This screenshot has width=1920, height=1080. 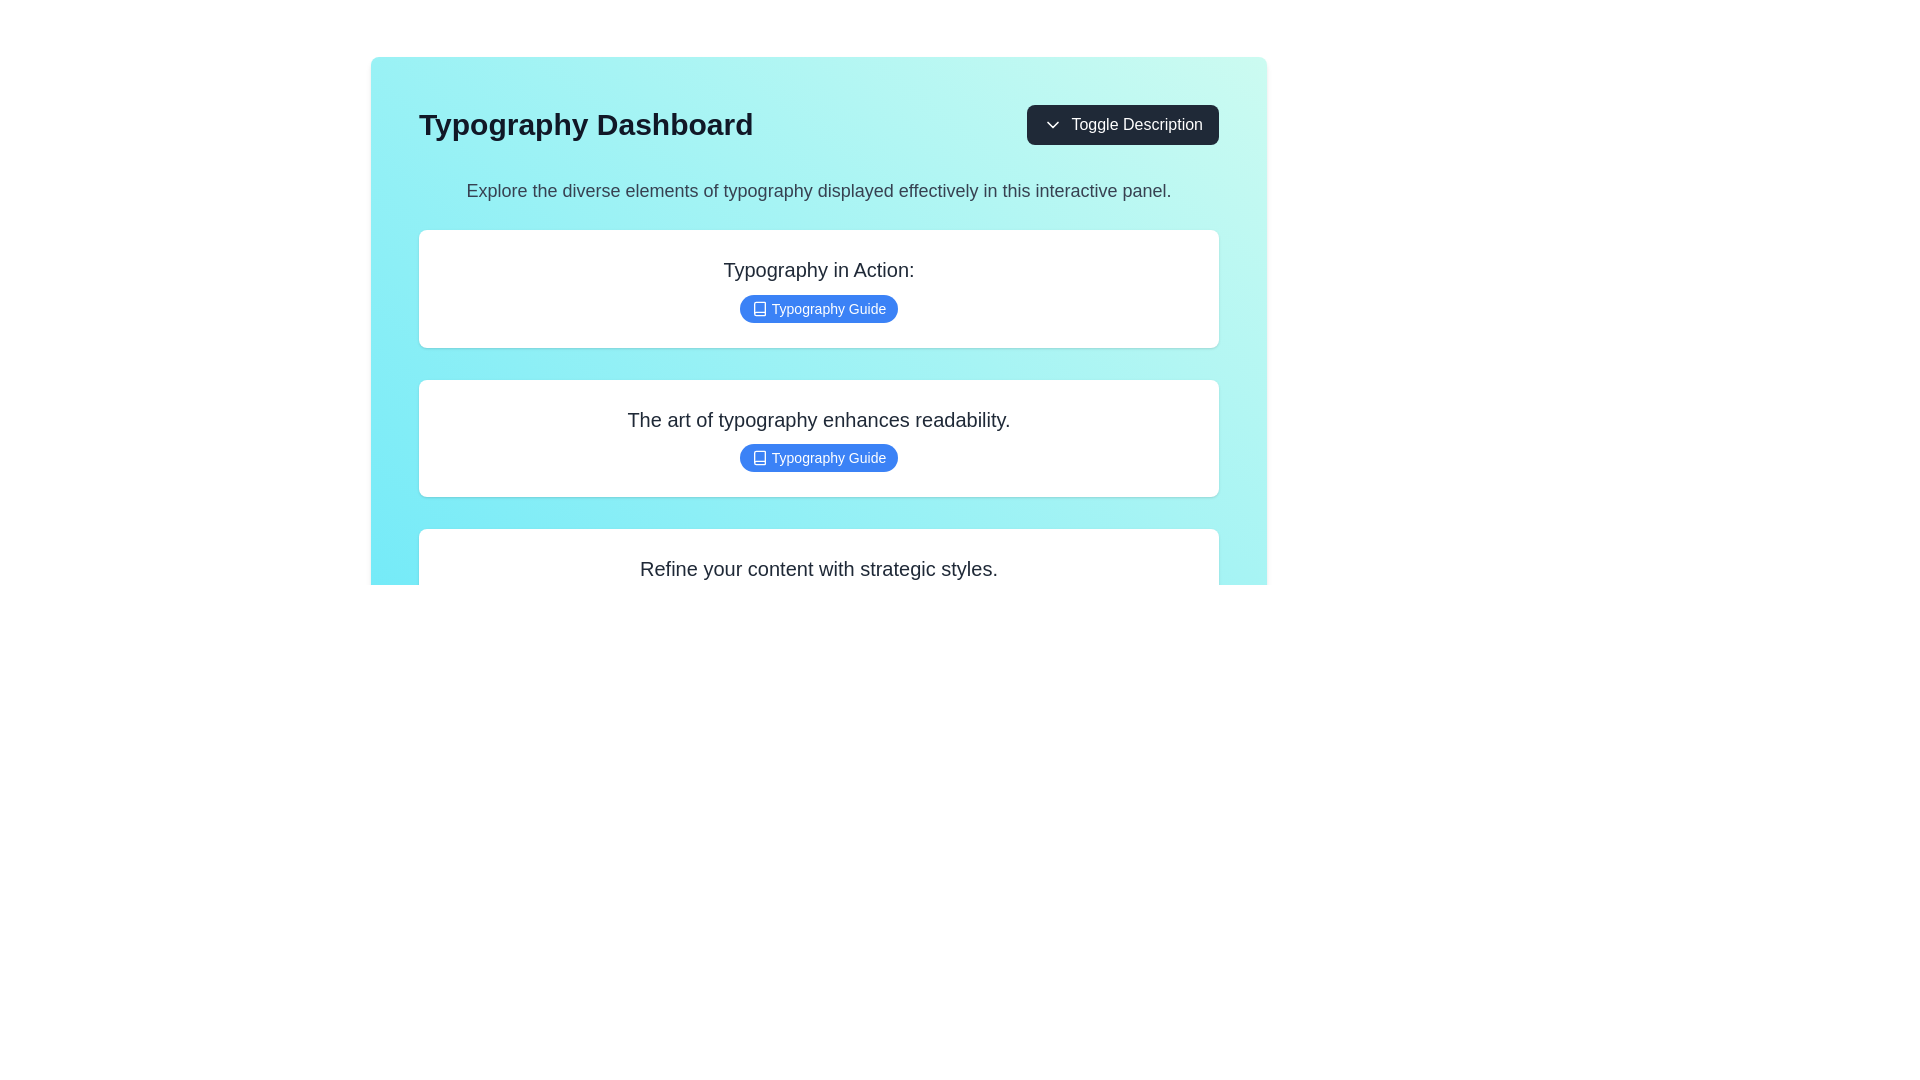 I want to click on documentation icon associated with the 'Typography Guide' button for additional details, so click(x=758, y=458).